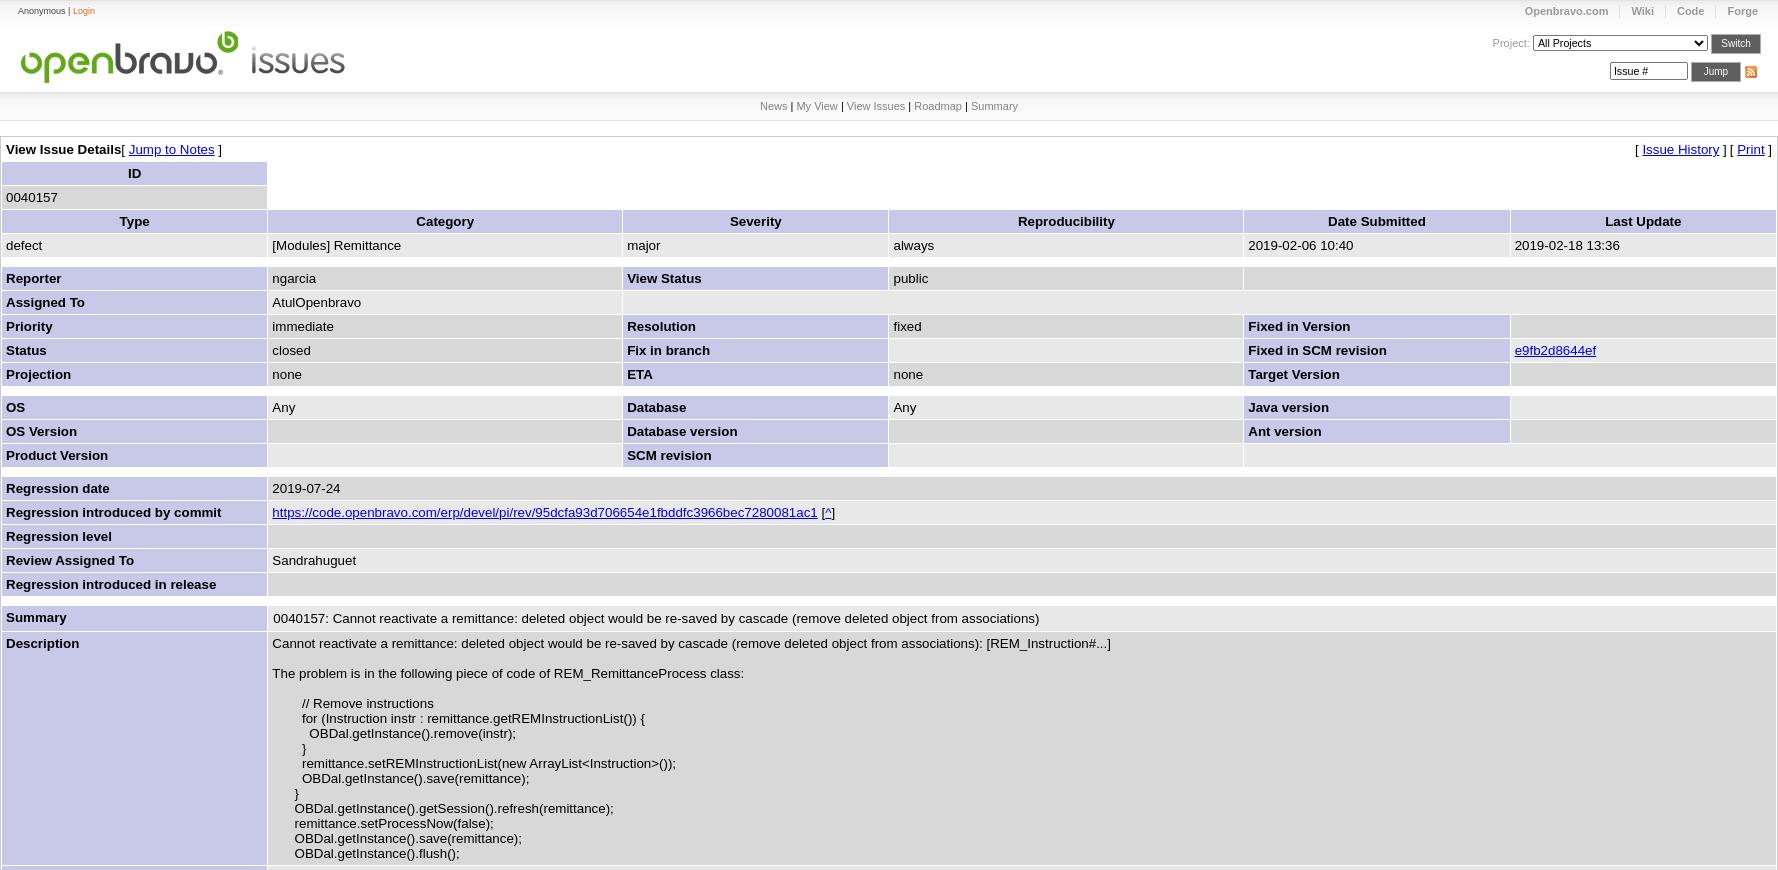  Describe the element at coordinates (294, 278) in the screenshot. I see `'ngarcia'` at that location.